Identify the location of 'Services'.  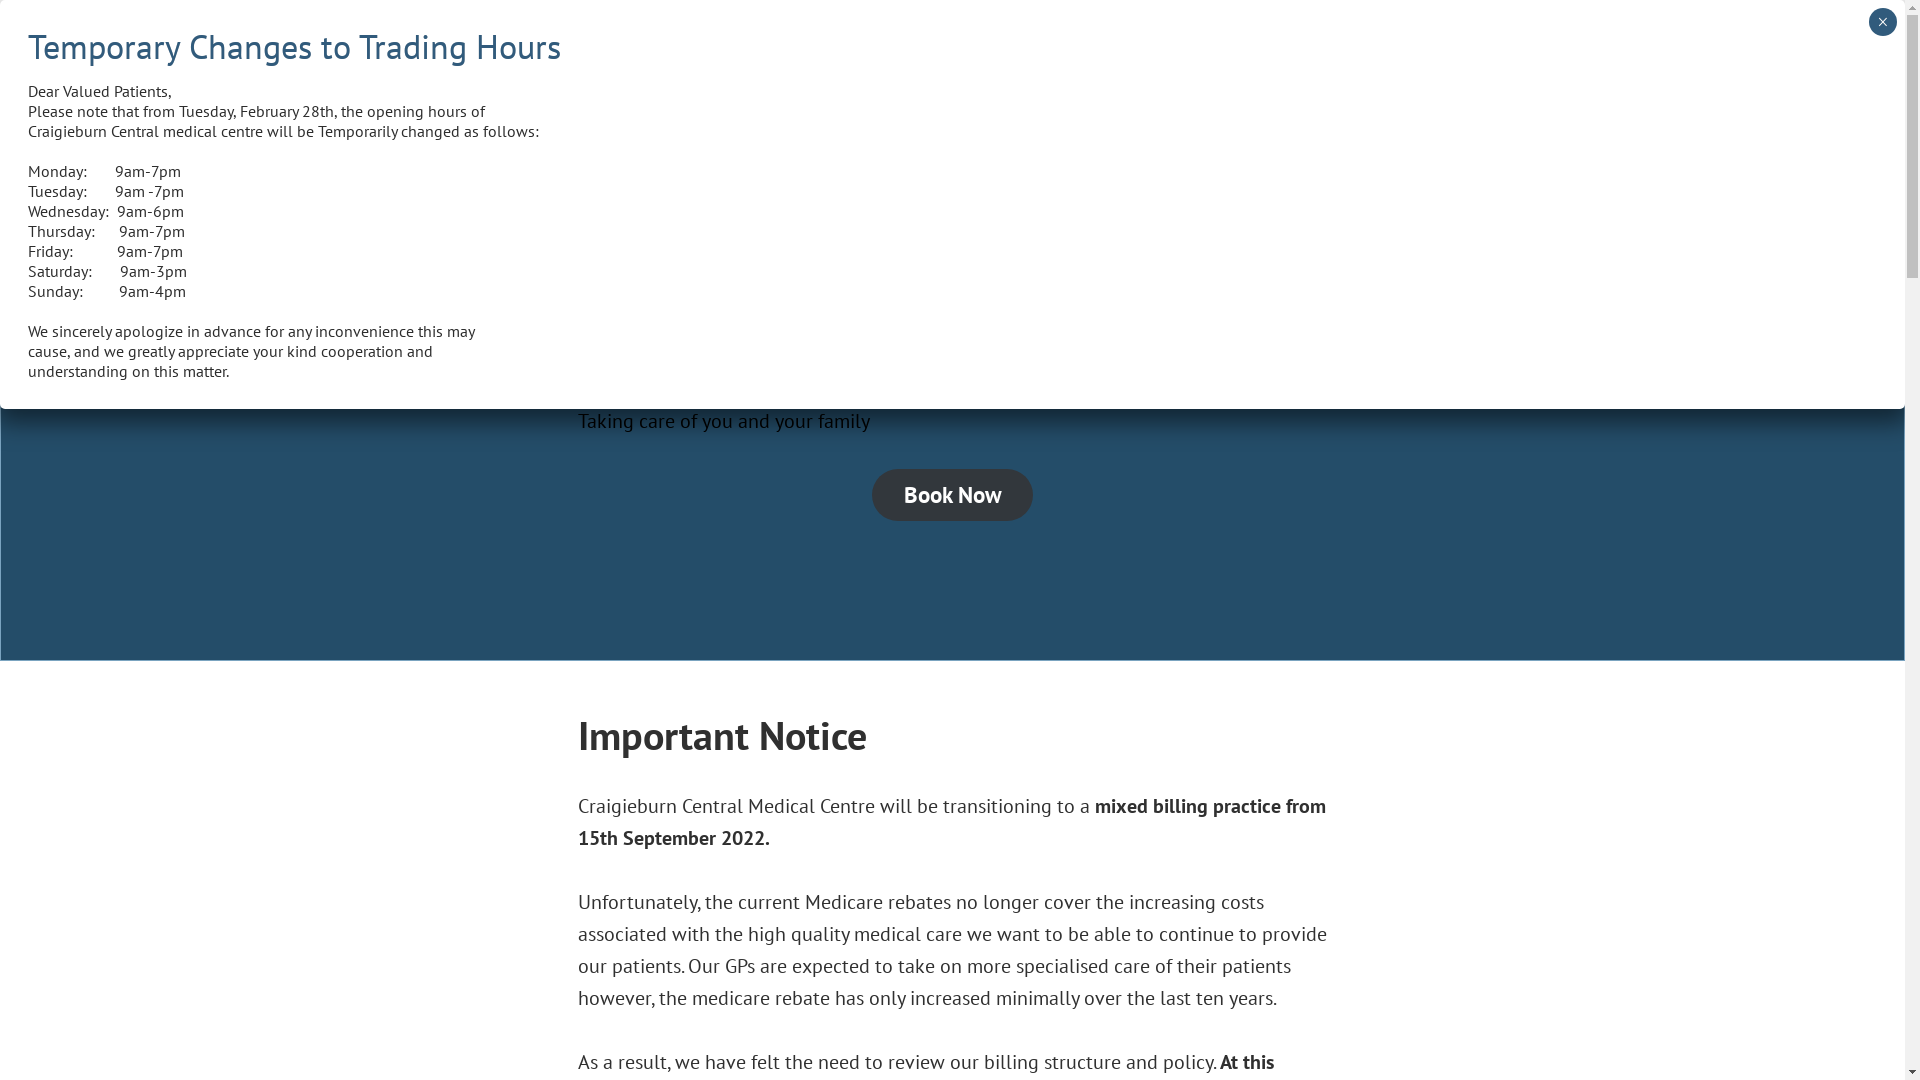
(1088, 60).